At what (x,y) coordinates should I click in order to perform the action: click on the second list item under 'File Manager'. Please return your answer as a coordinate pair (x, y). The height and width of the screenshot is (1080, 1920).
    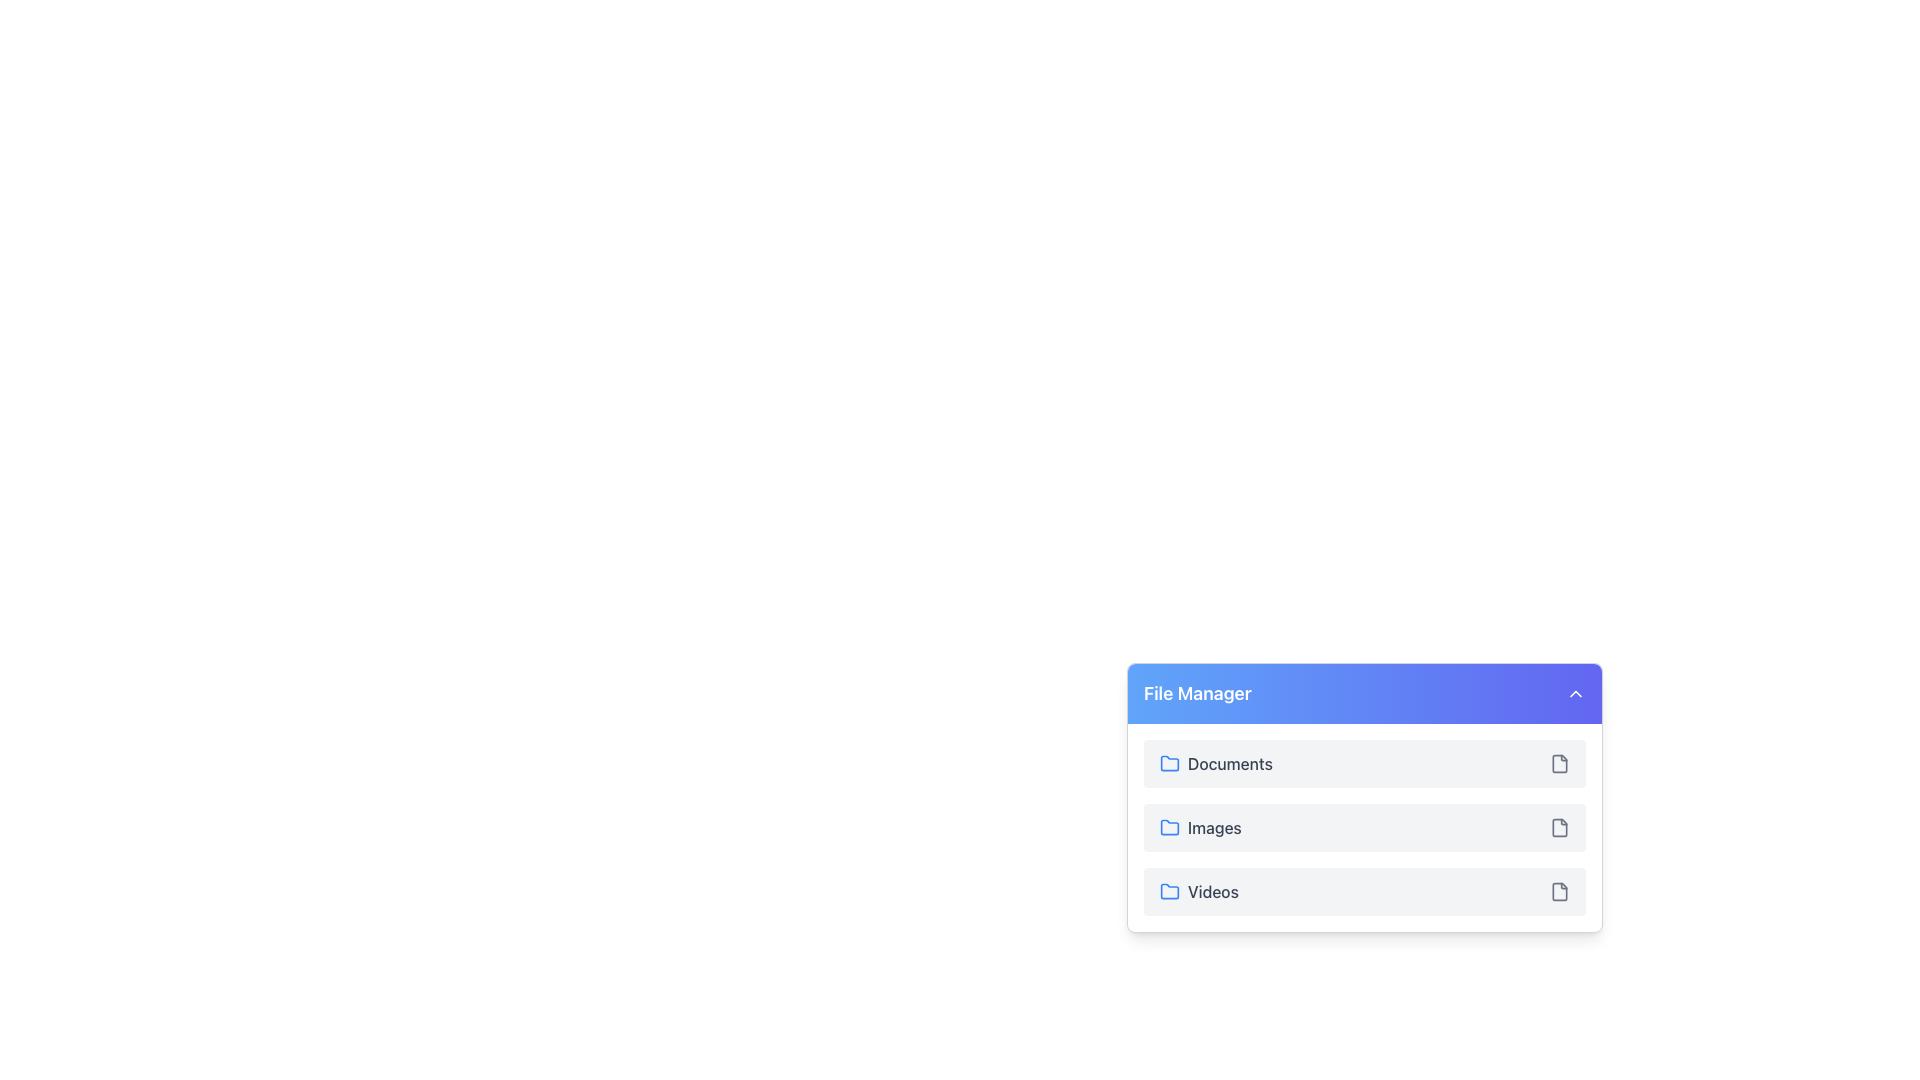
    Looking at the image, I should click on (1363, 844).